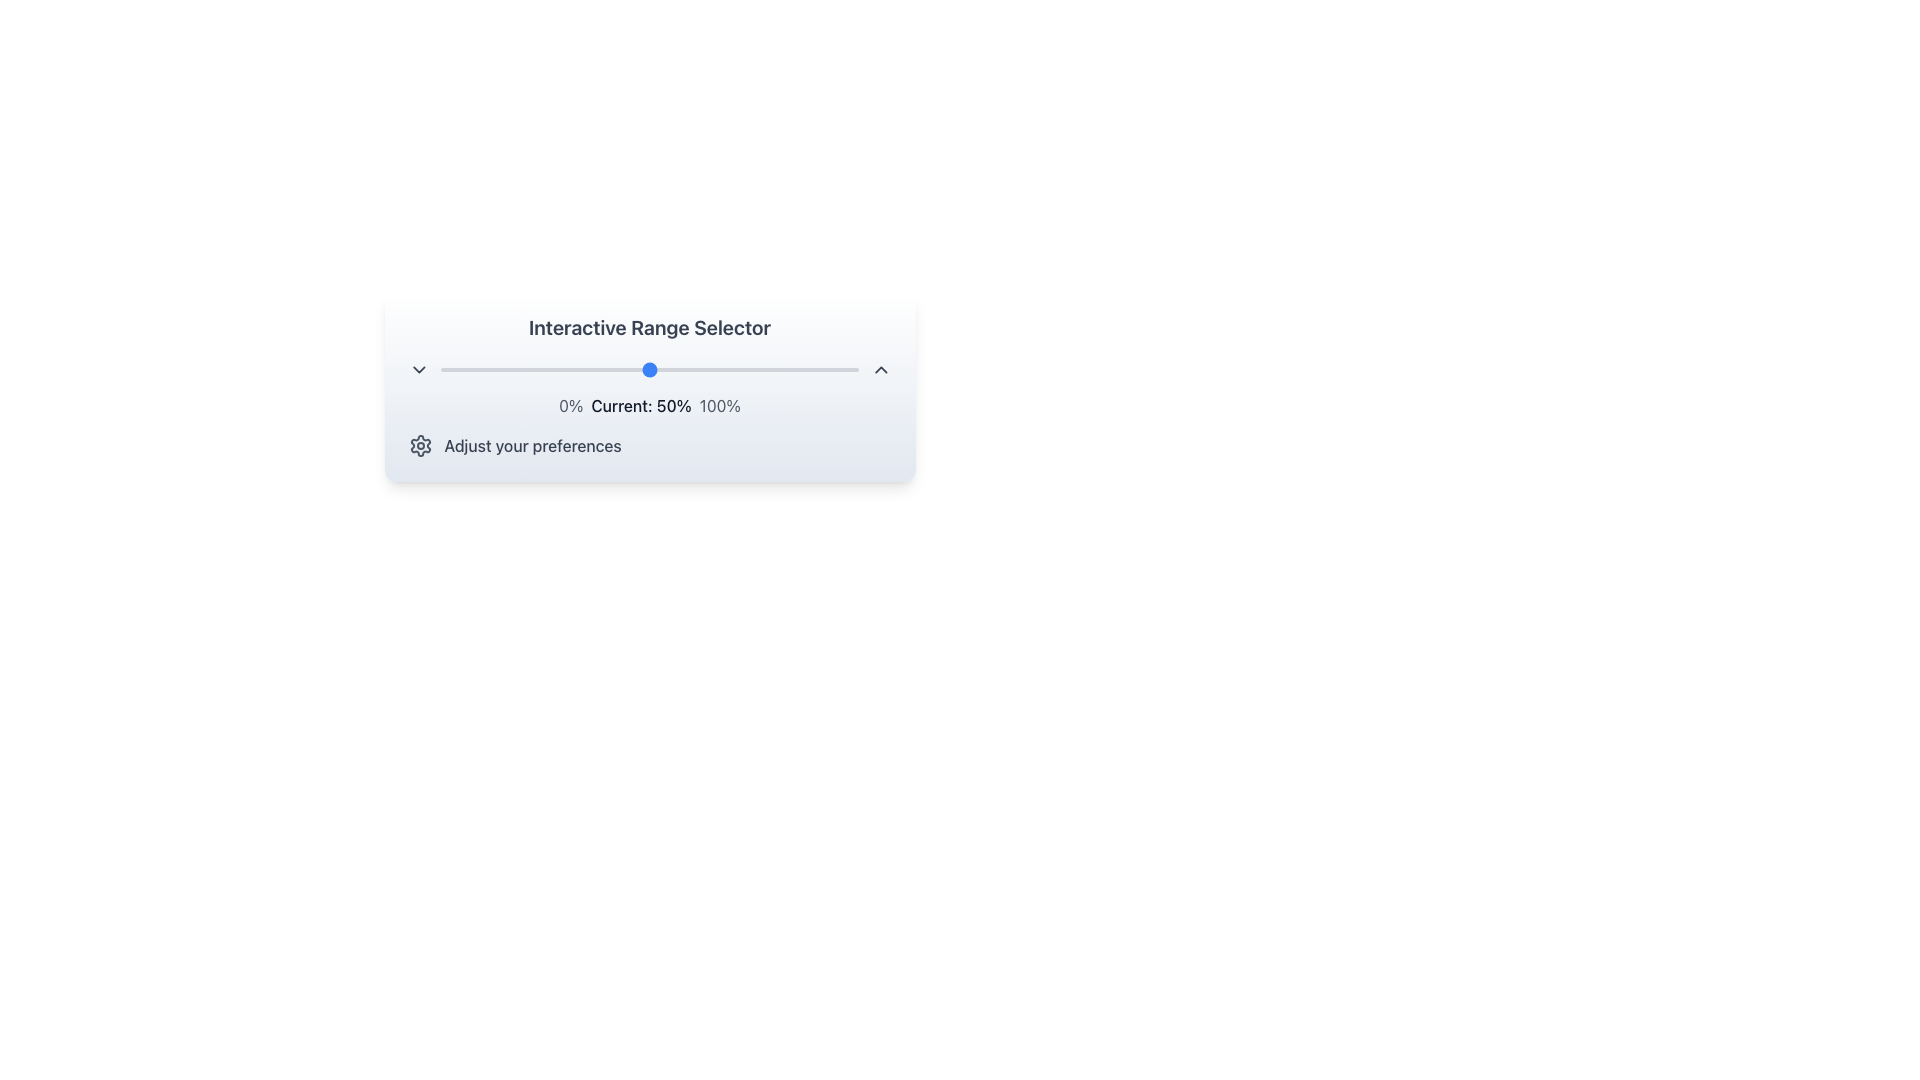 The width and height of the screenshot is (1920, 1080). Describe the element at coordinates (691, 370) in the screenshot. I see `slider value` at that location.